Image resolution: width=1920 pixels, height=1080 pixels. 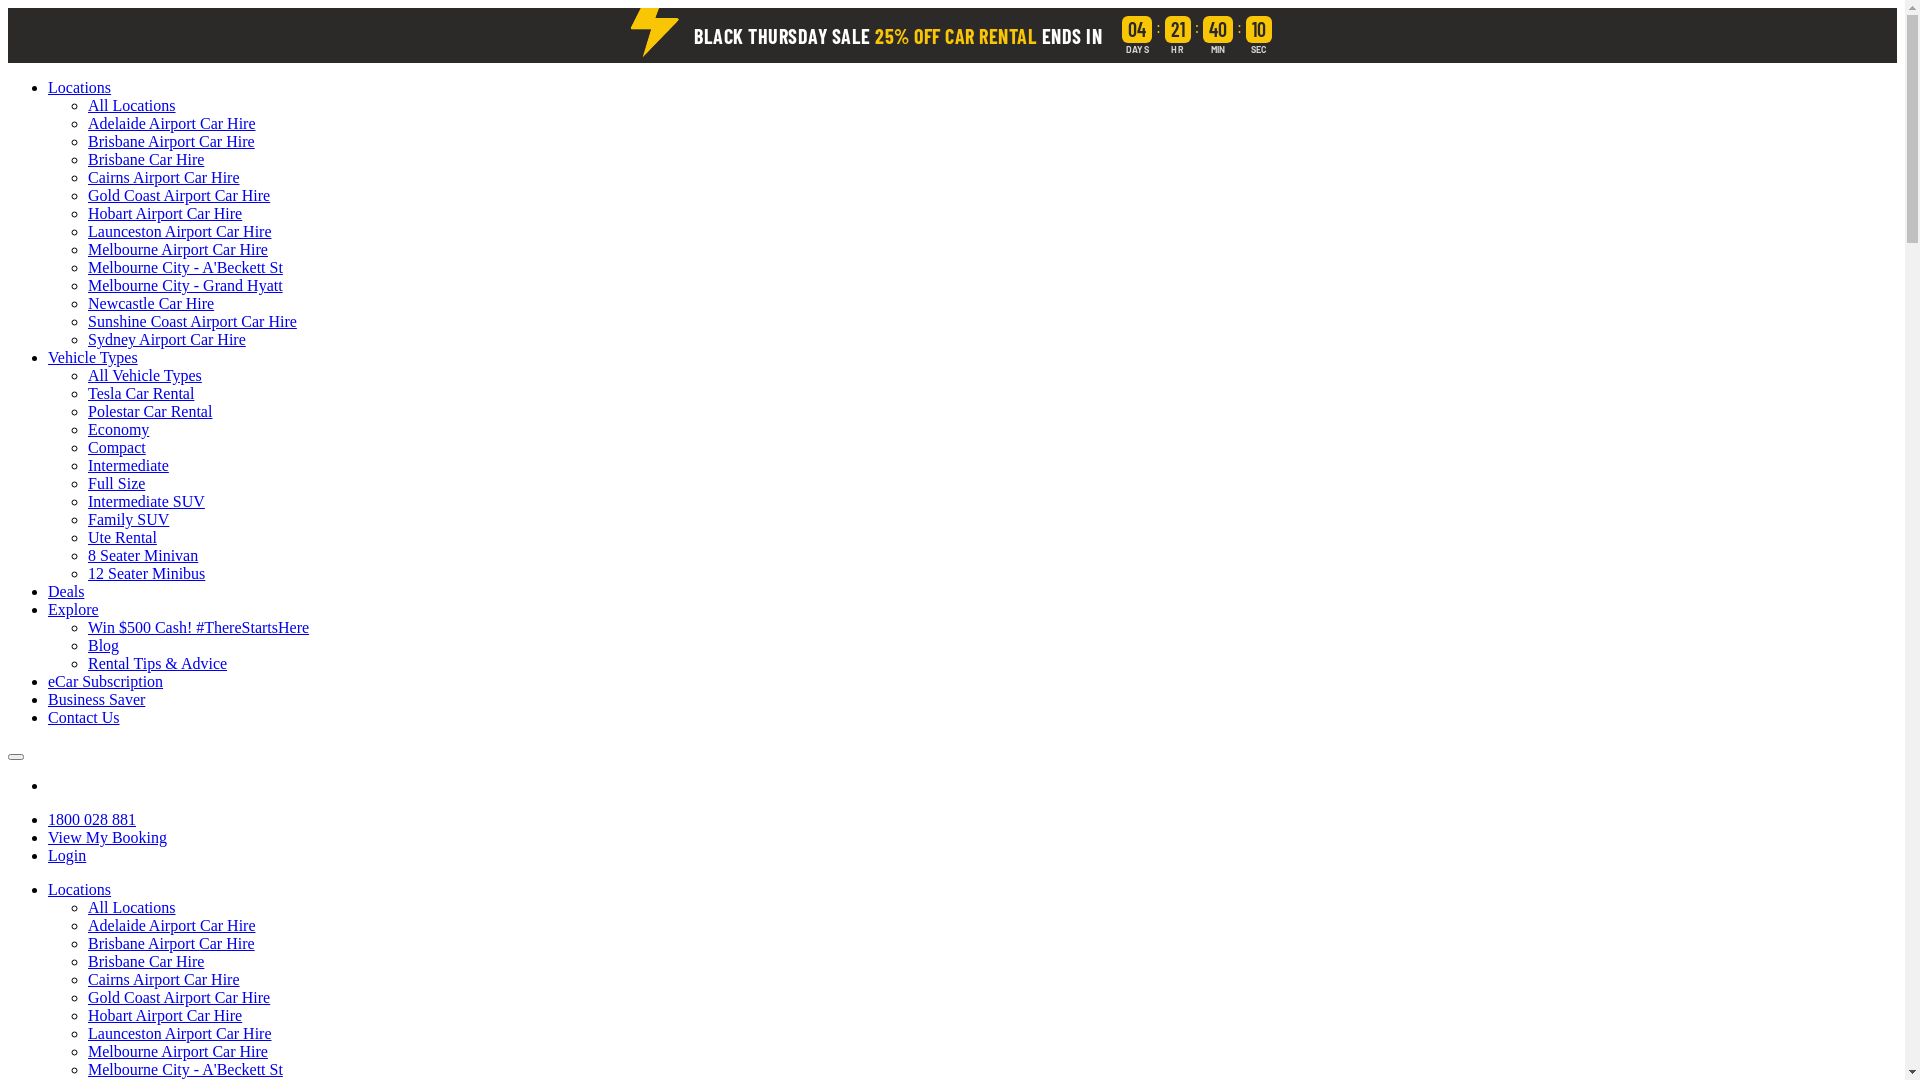 What do you see at coordinates (48, 888) in the screenshot?
I see `'Locations'` at bounding box center [48, 888].